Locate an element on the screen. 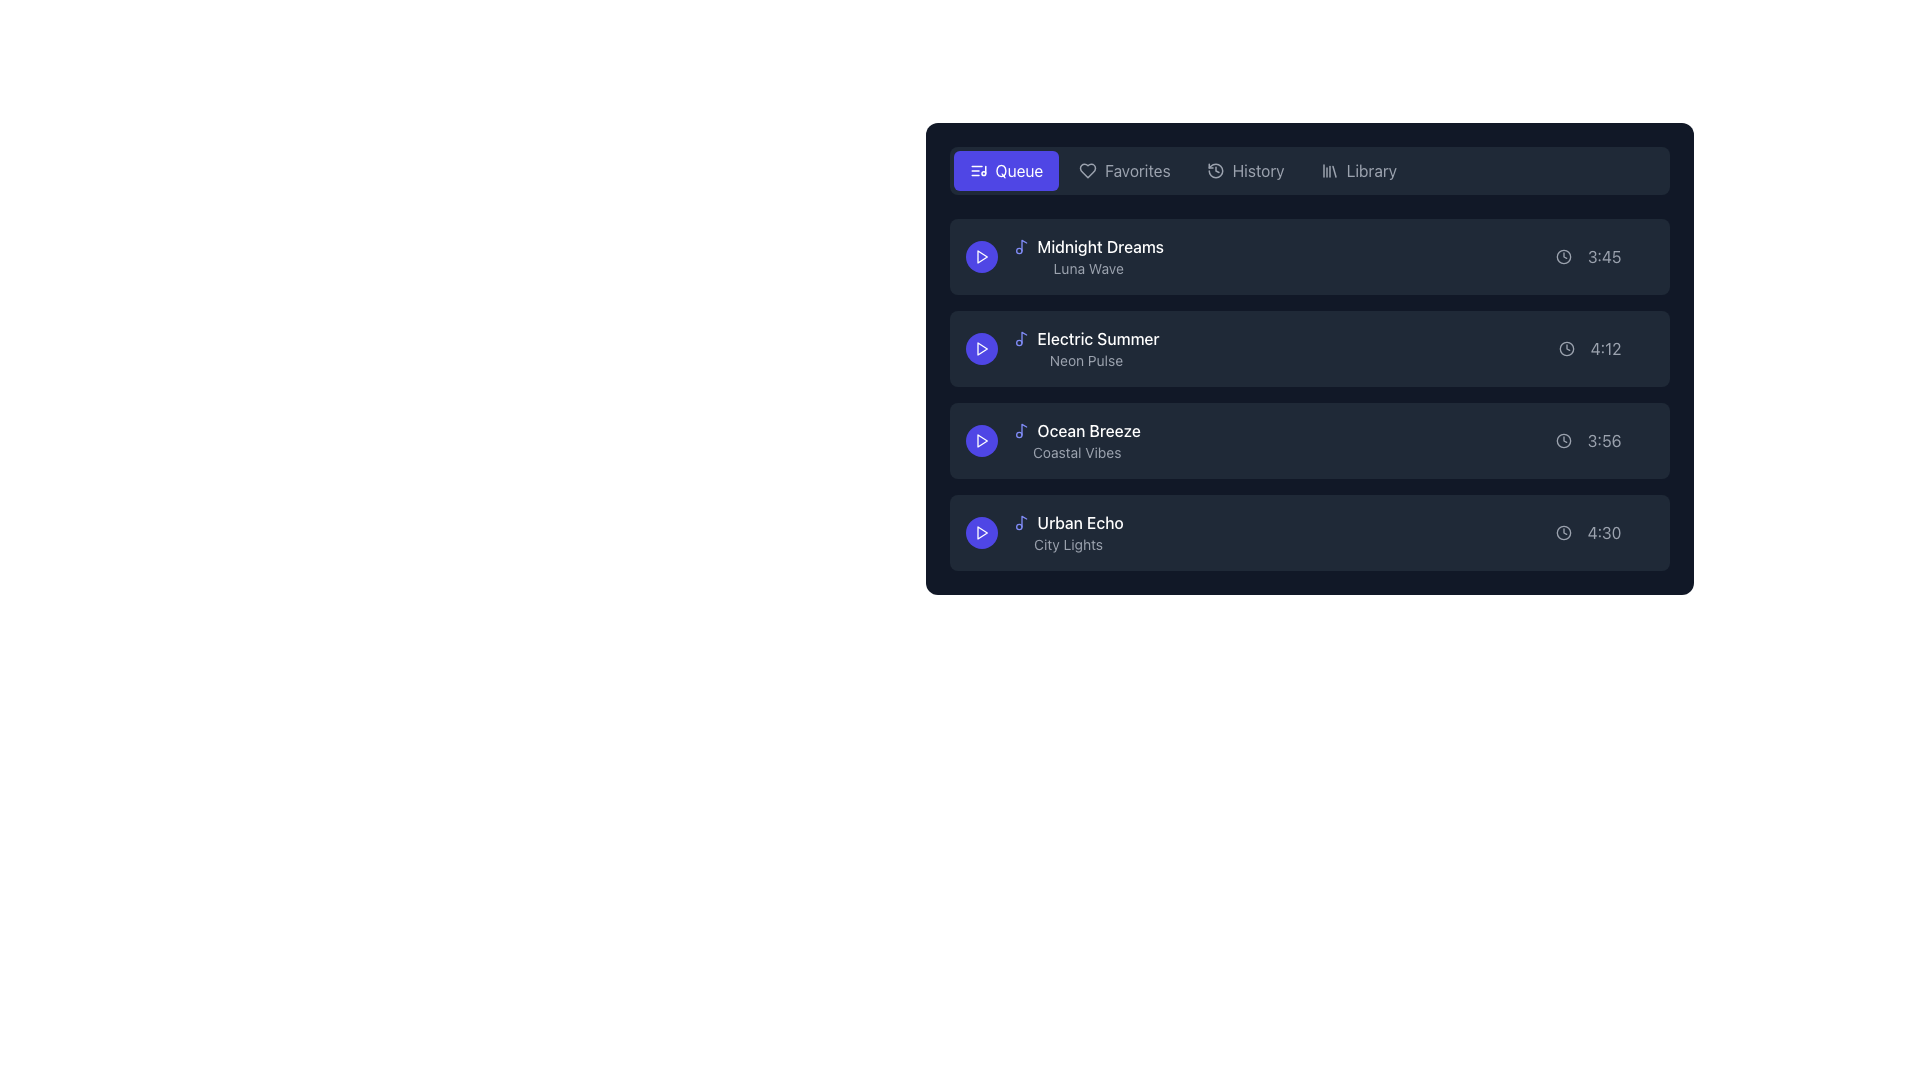 The width and height of the screenshot is (1920, 1080). the last visible music track in the playlist is located at coordinates (1043, 531).